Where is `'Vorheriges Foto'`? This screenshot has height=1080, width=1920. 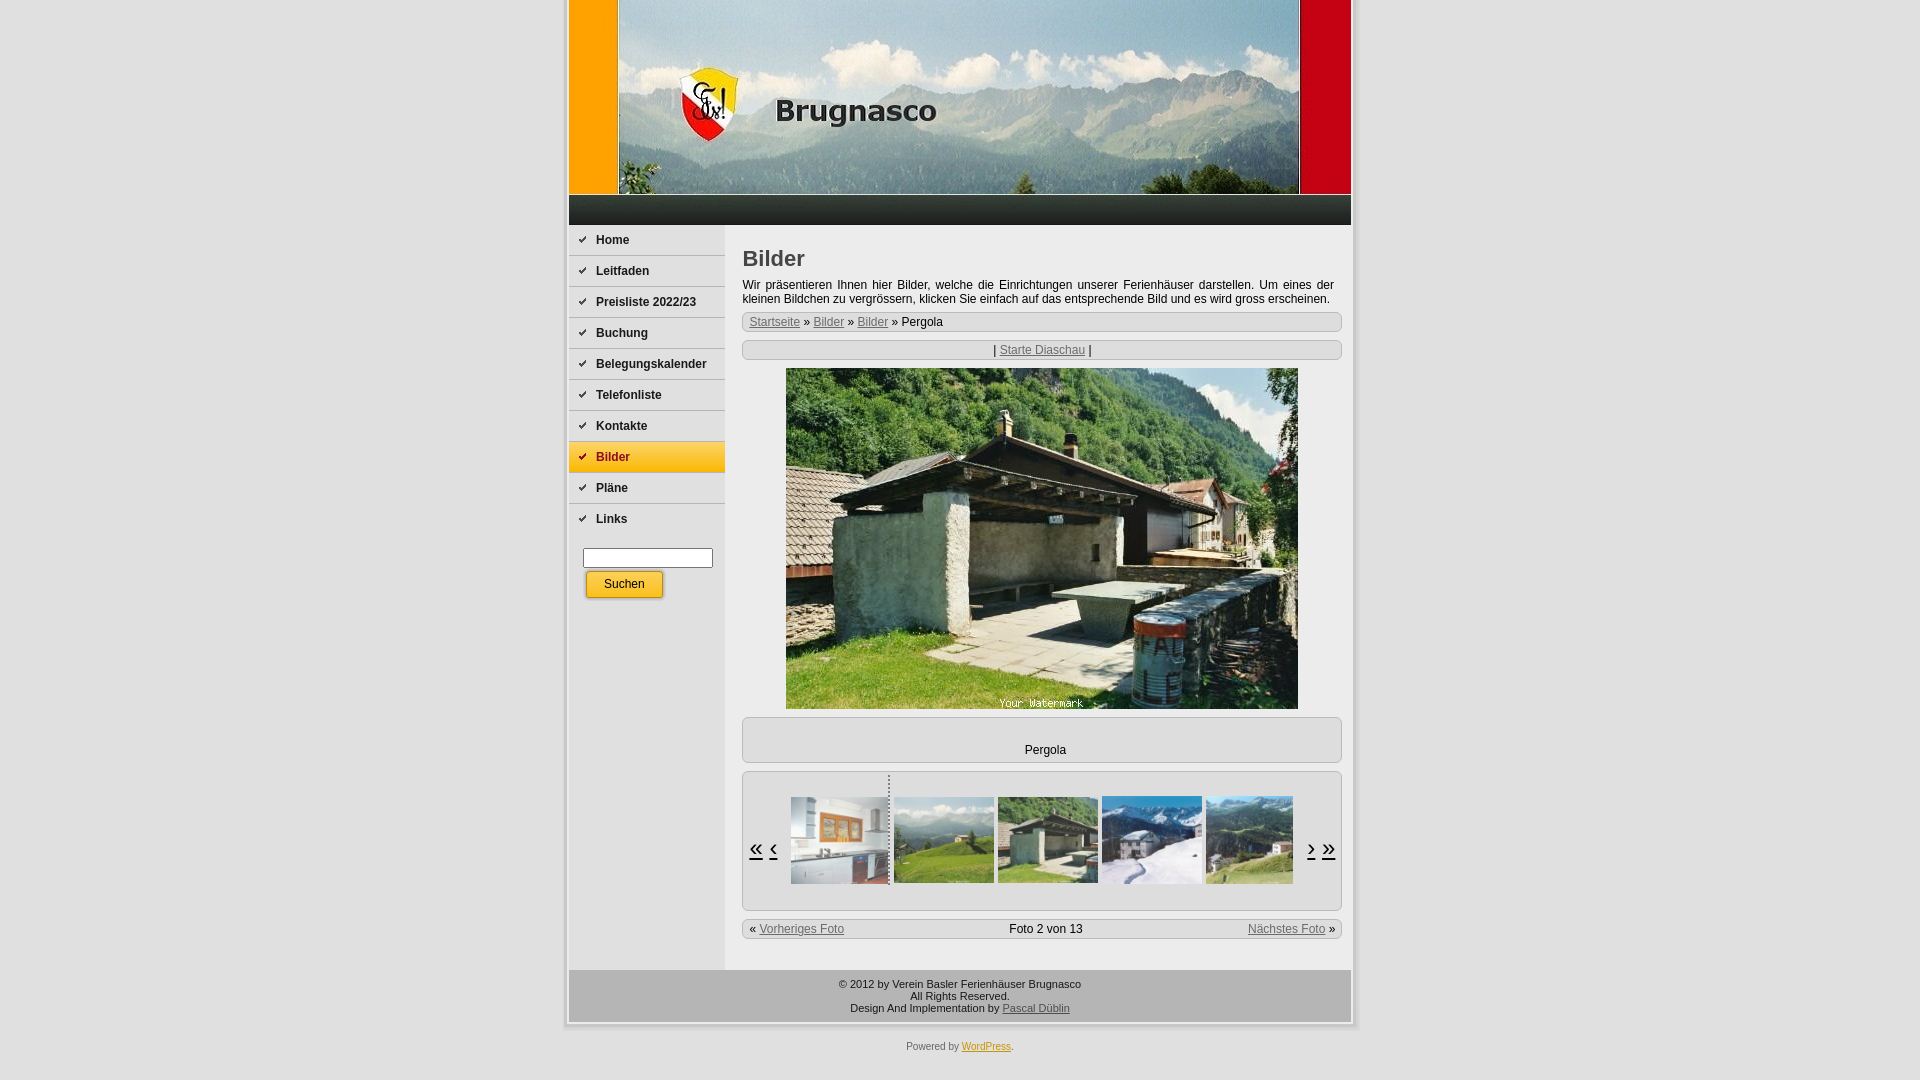 'Vorheriges Foto' is located at coordinates (801, 929).